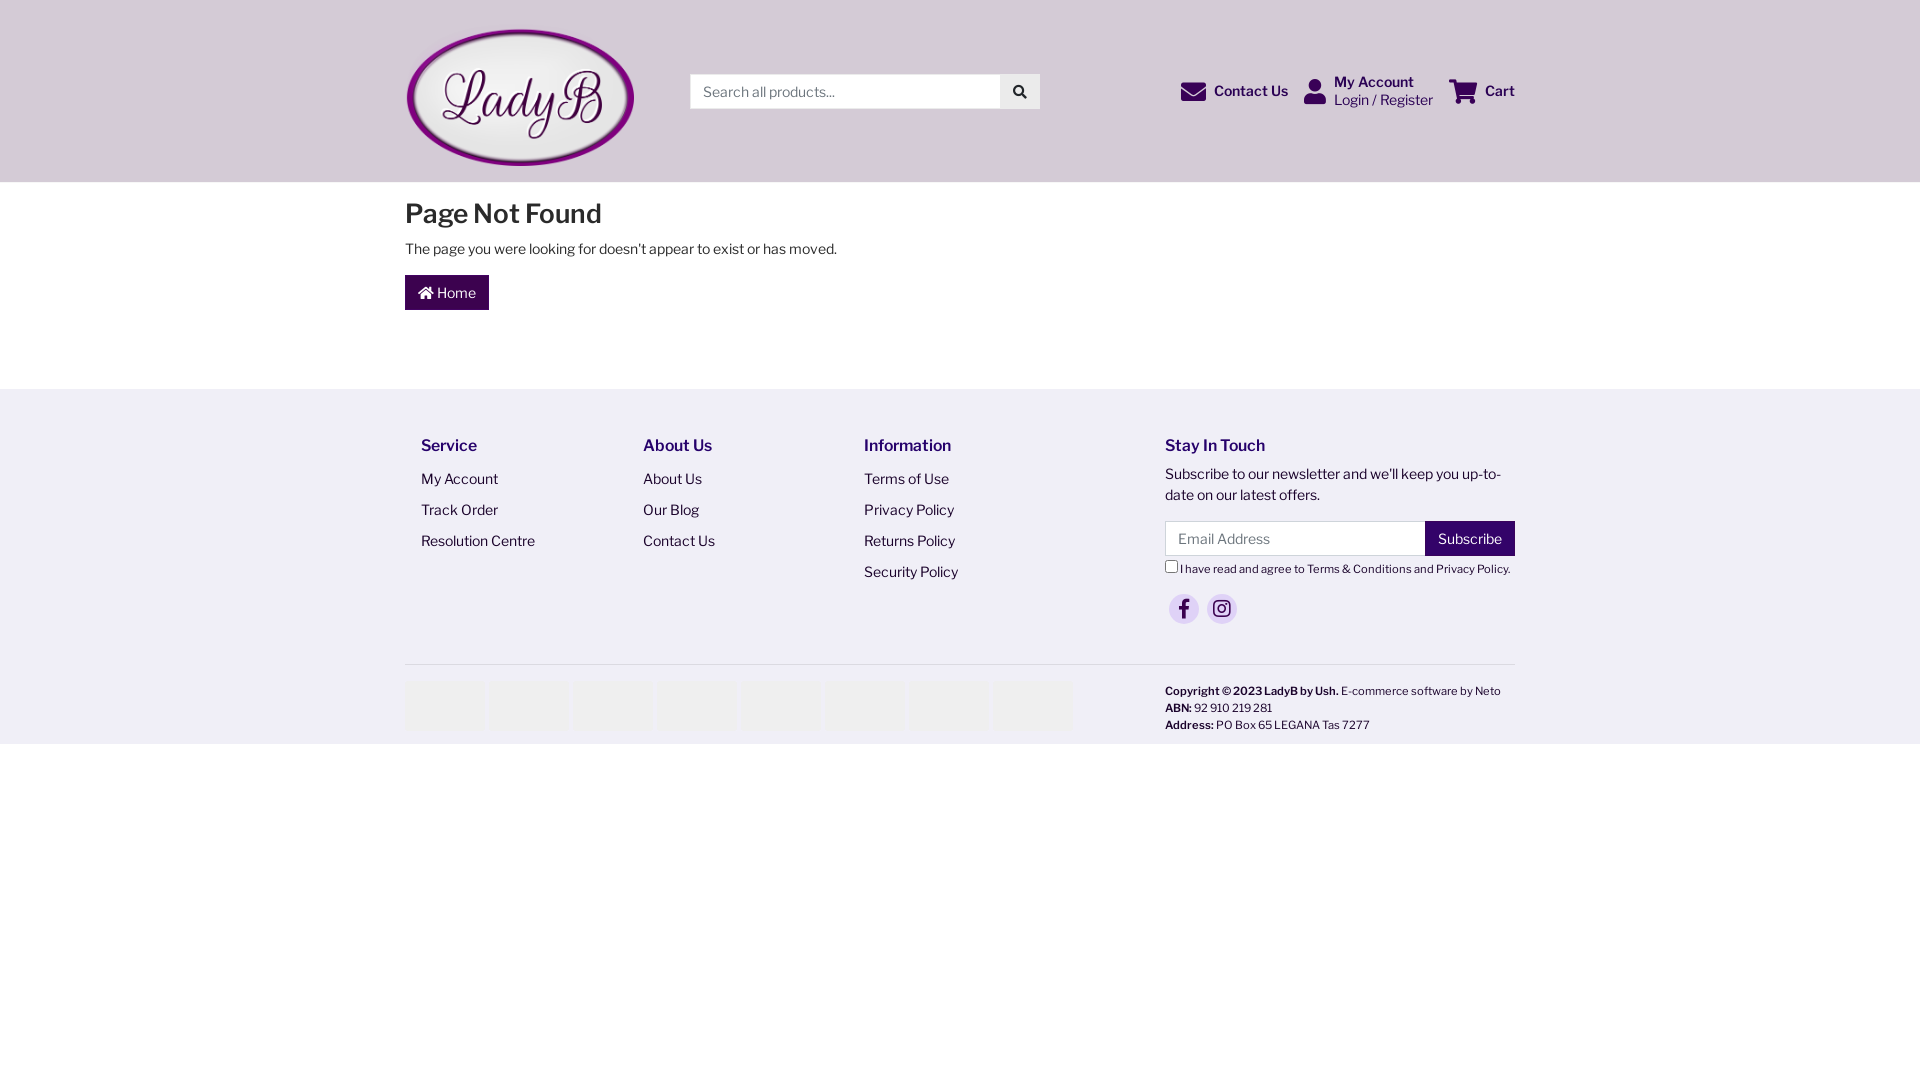 This screenshot has width=1920, height=1080. Describe the element at coordinates (722, 508) in the screenshot. I see `'Our Blog'` at that location.